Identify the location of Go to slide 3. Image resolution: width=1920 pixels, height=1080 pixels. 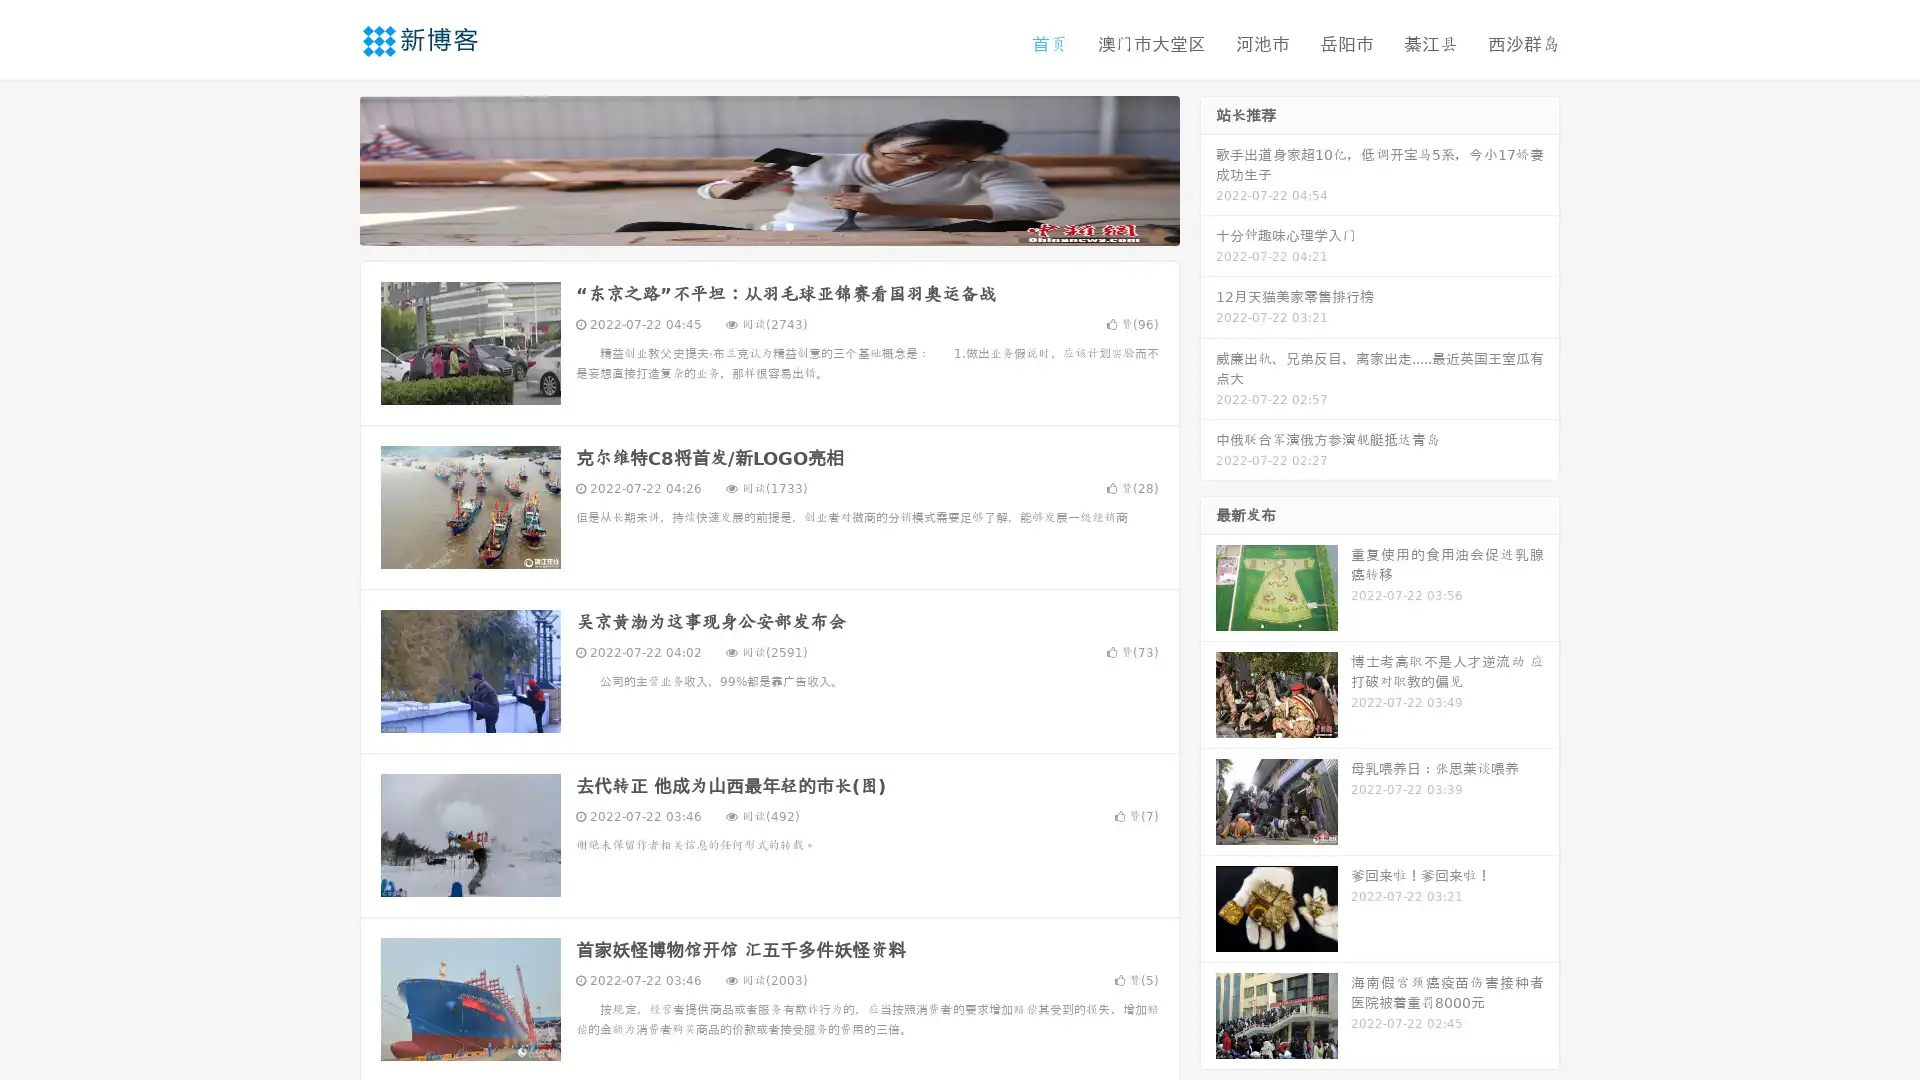
(789, 225).